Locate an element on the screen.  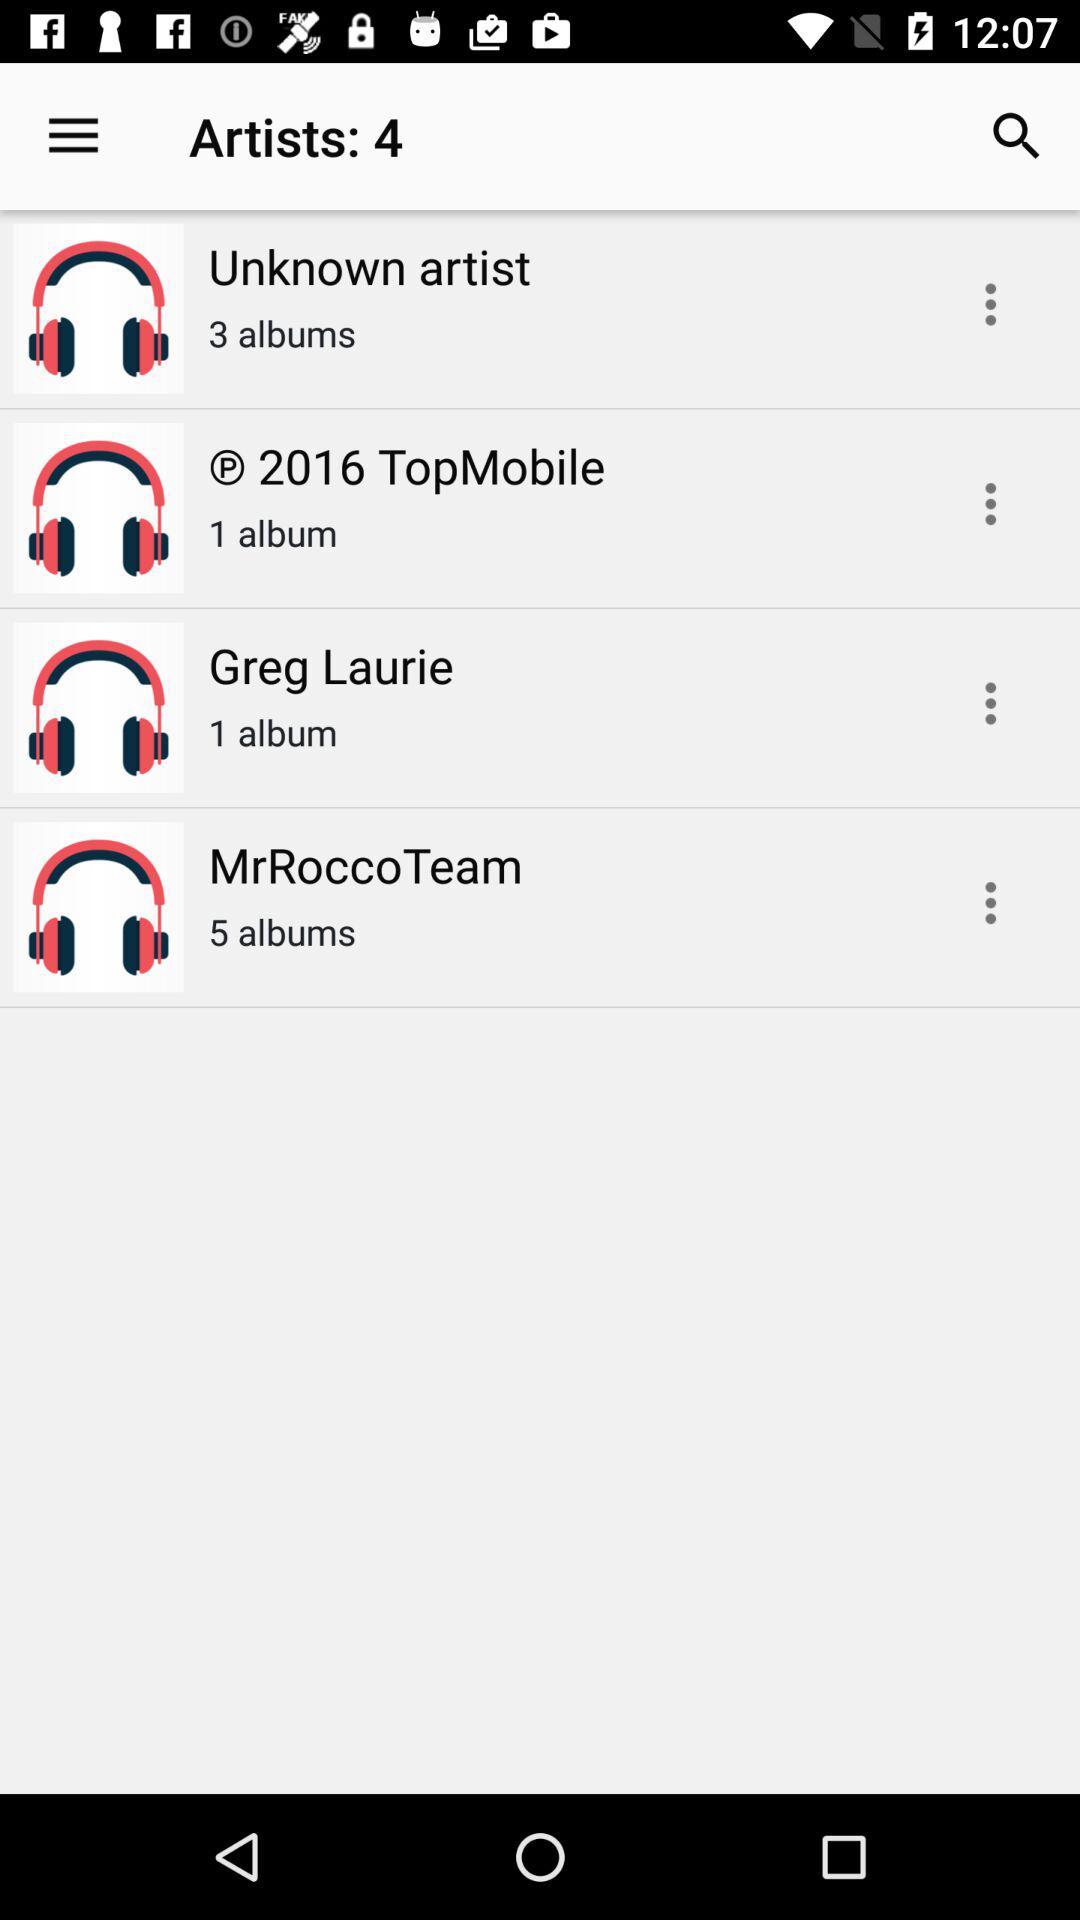
icon next to the unknown artist is located at coordinates (72, 135).